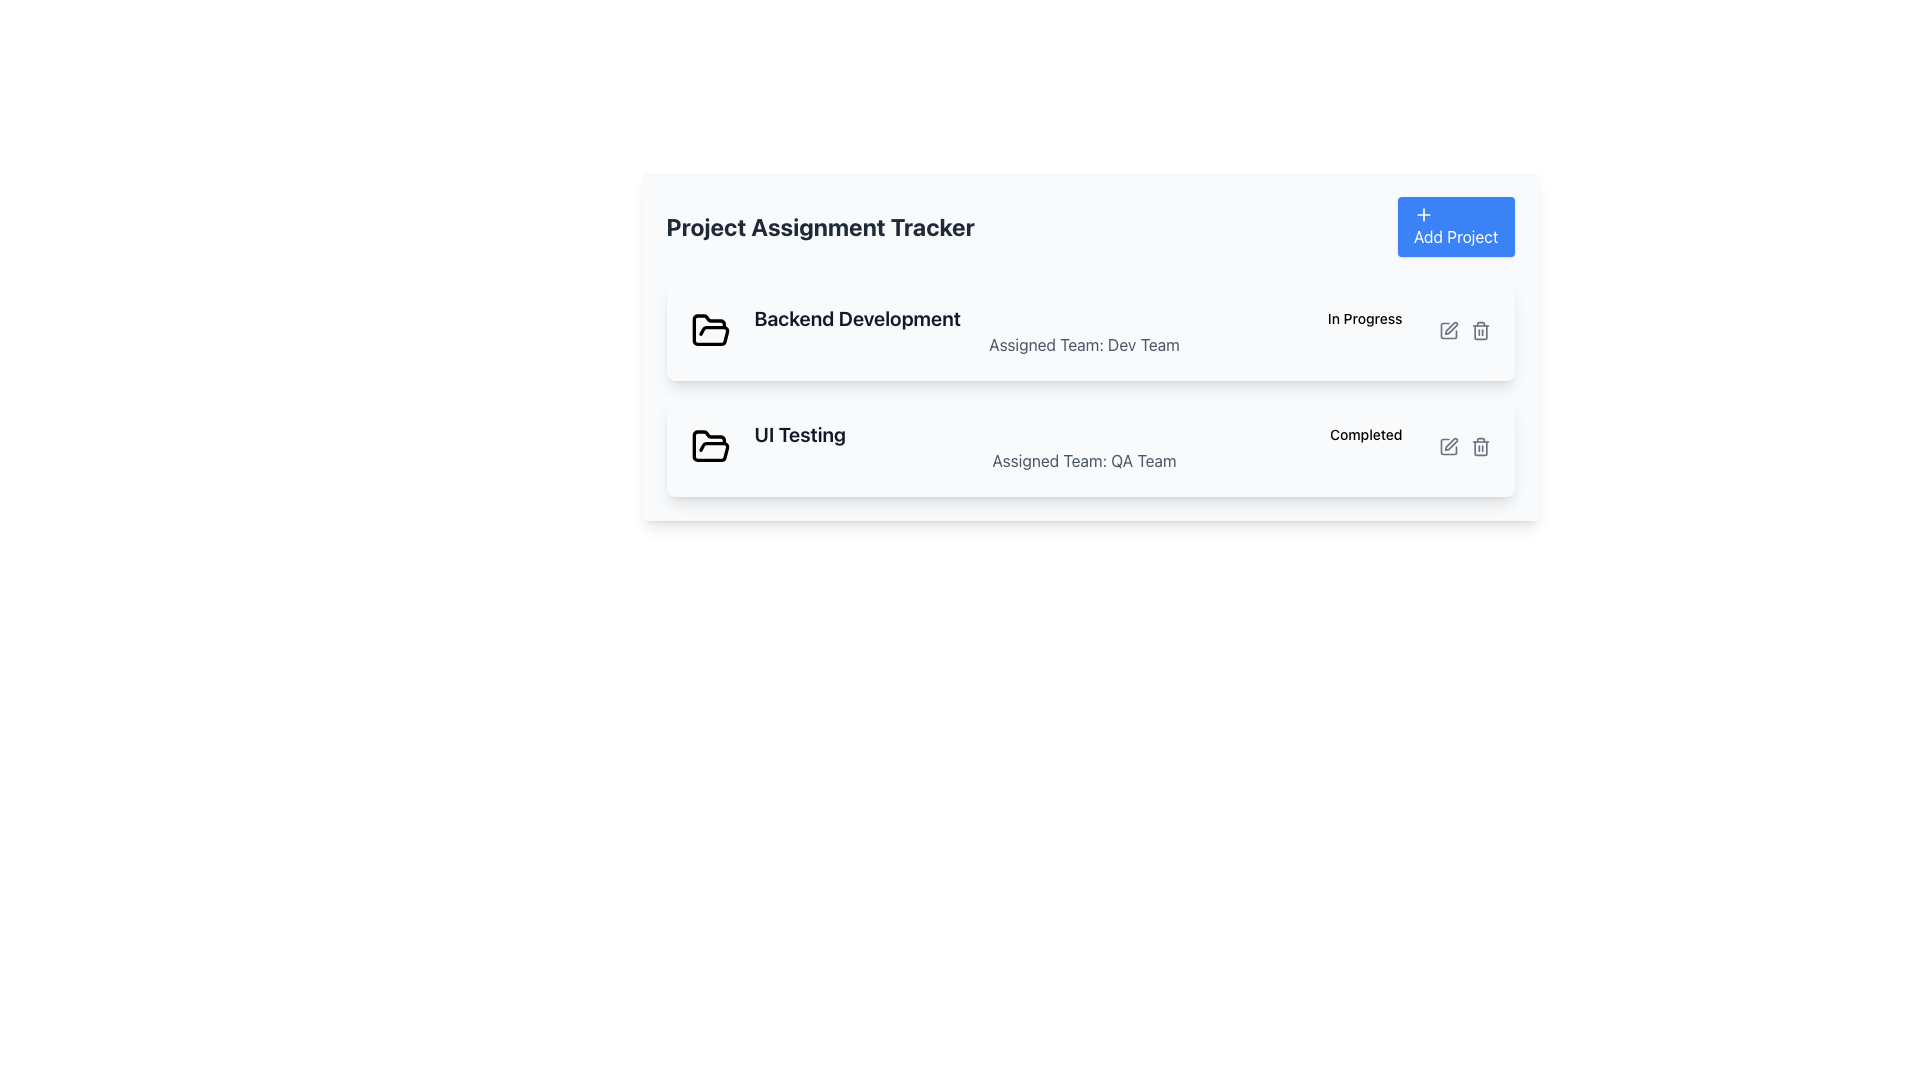 Image resolution: width=1920 pixels, height=1080 pixels. I want to click on the Text Label that serves as the title for the 'Backend Development' project section, located in the upper portion of the card labeled 'Backend Development', so click(857, 318).